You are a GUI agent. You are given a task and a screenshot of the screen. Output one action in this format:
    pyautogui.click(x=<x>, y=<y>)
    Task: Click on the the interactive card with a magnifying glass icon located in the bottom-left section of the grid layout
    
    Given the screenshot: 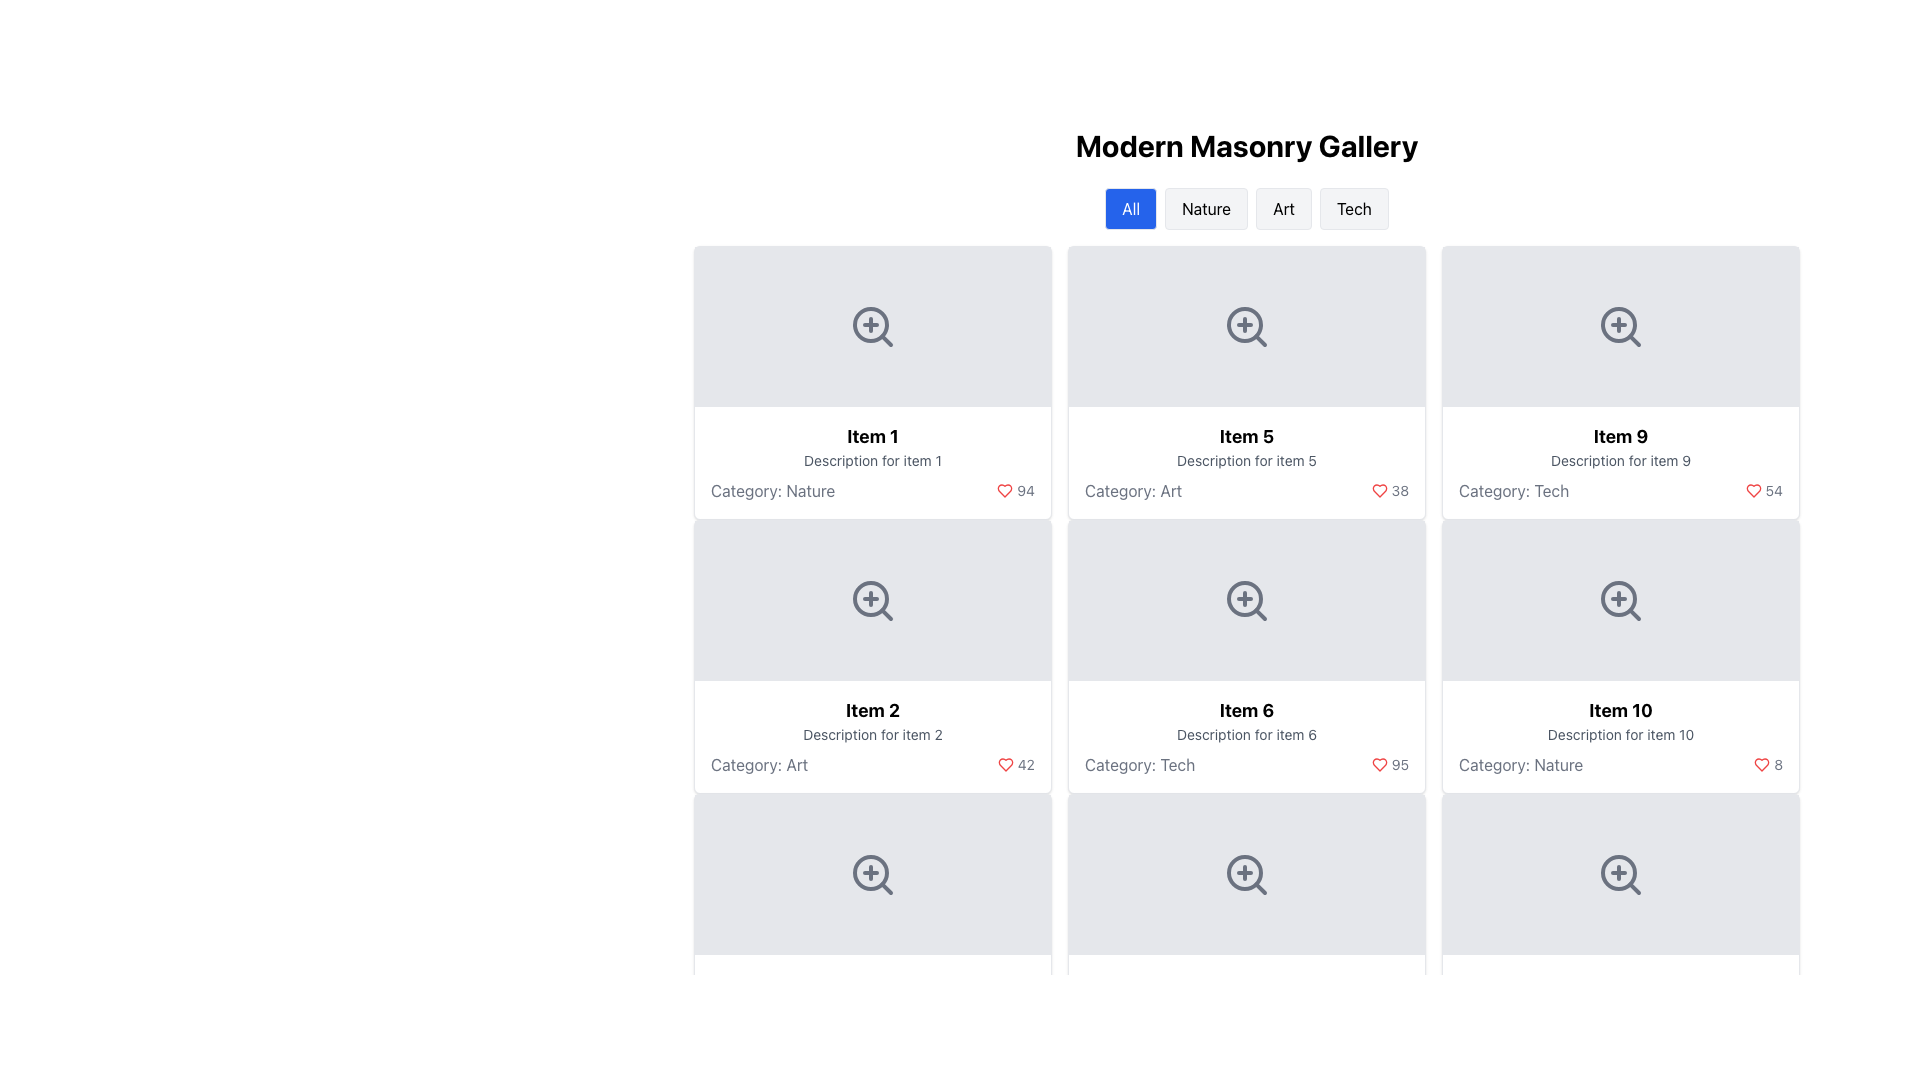 What is the action you would take?
    pyautogui.click(x=873, y=874)
    